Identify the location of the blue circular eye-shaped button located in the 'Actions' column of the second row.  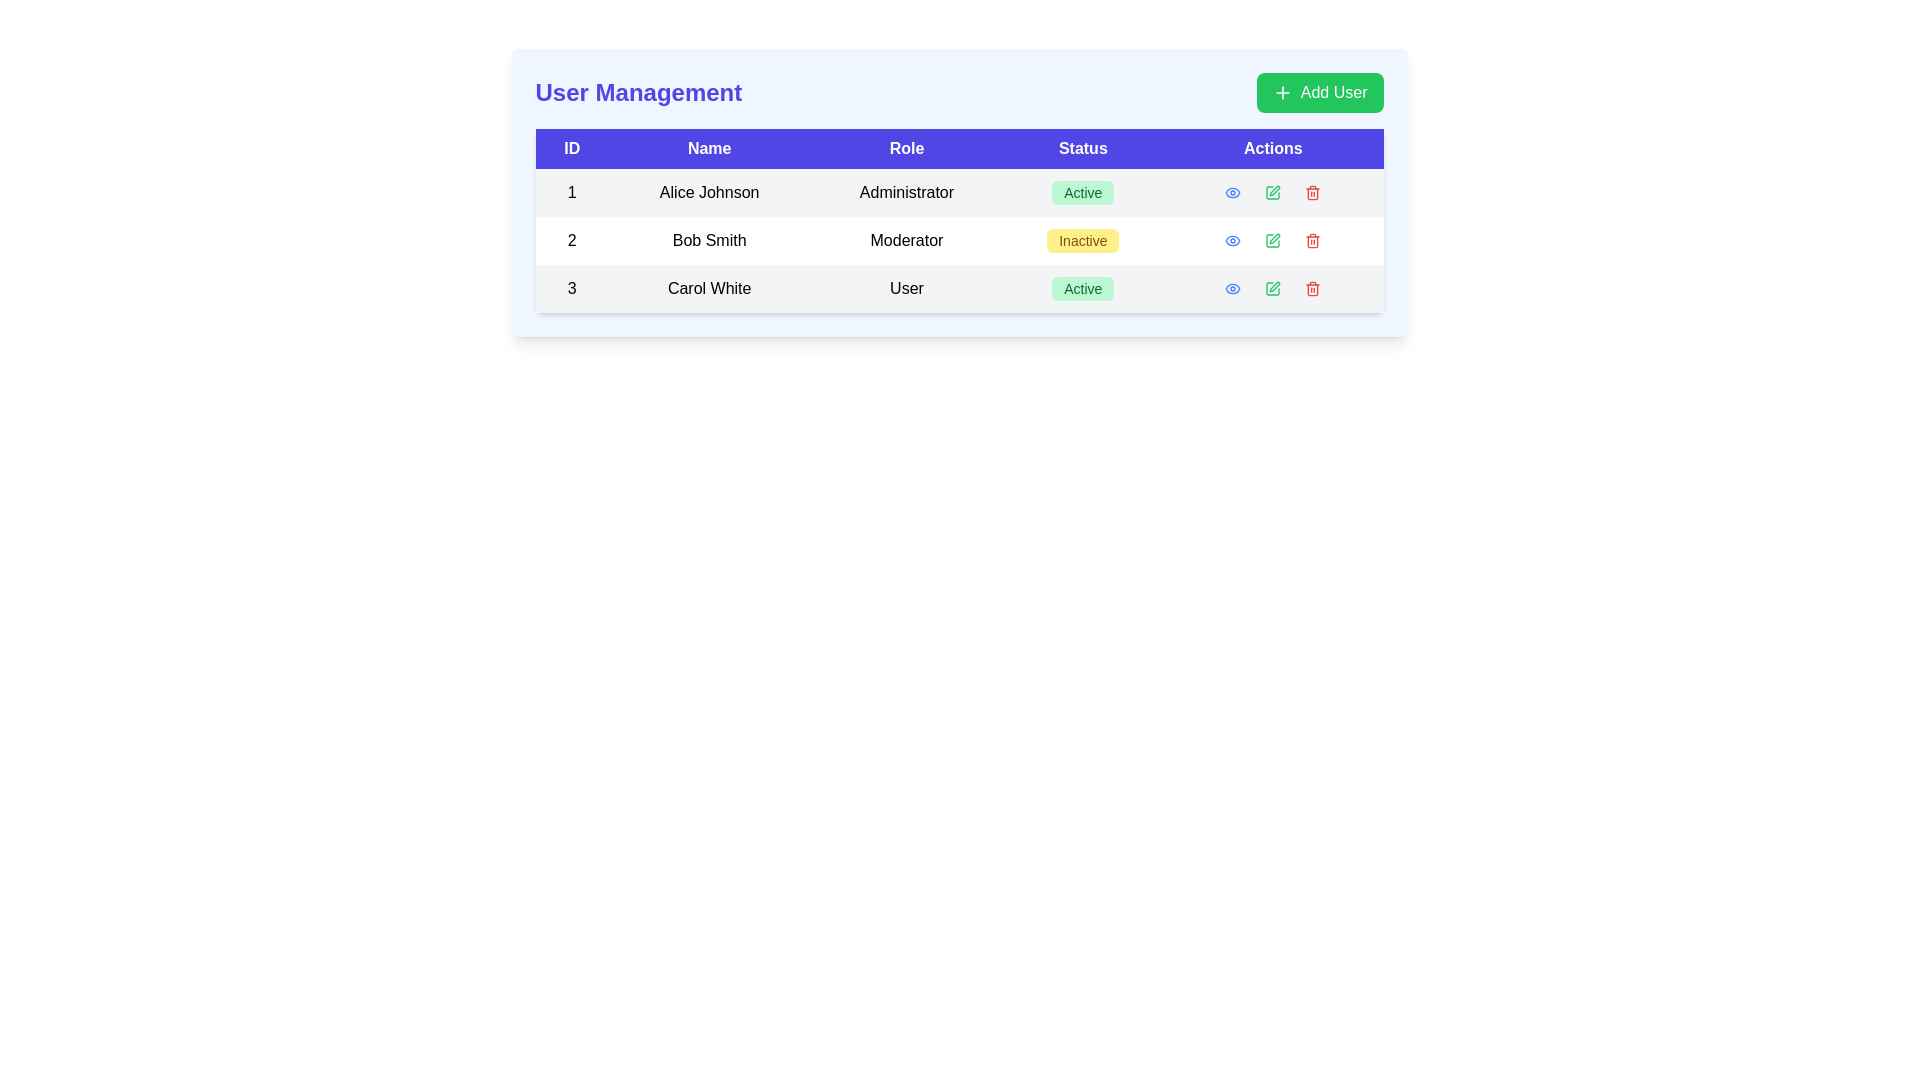
(1232, 239).